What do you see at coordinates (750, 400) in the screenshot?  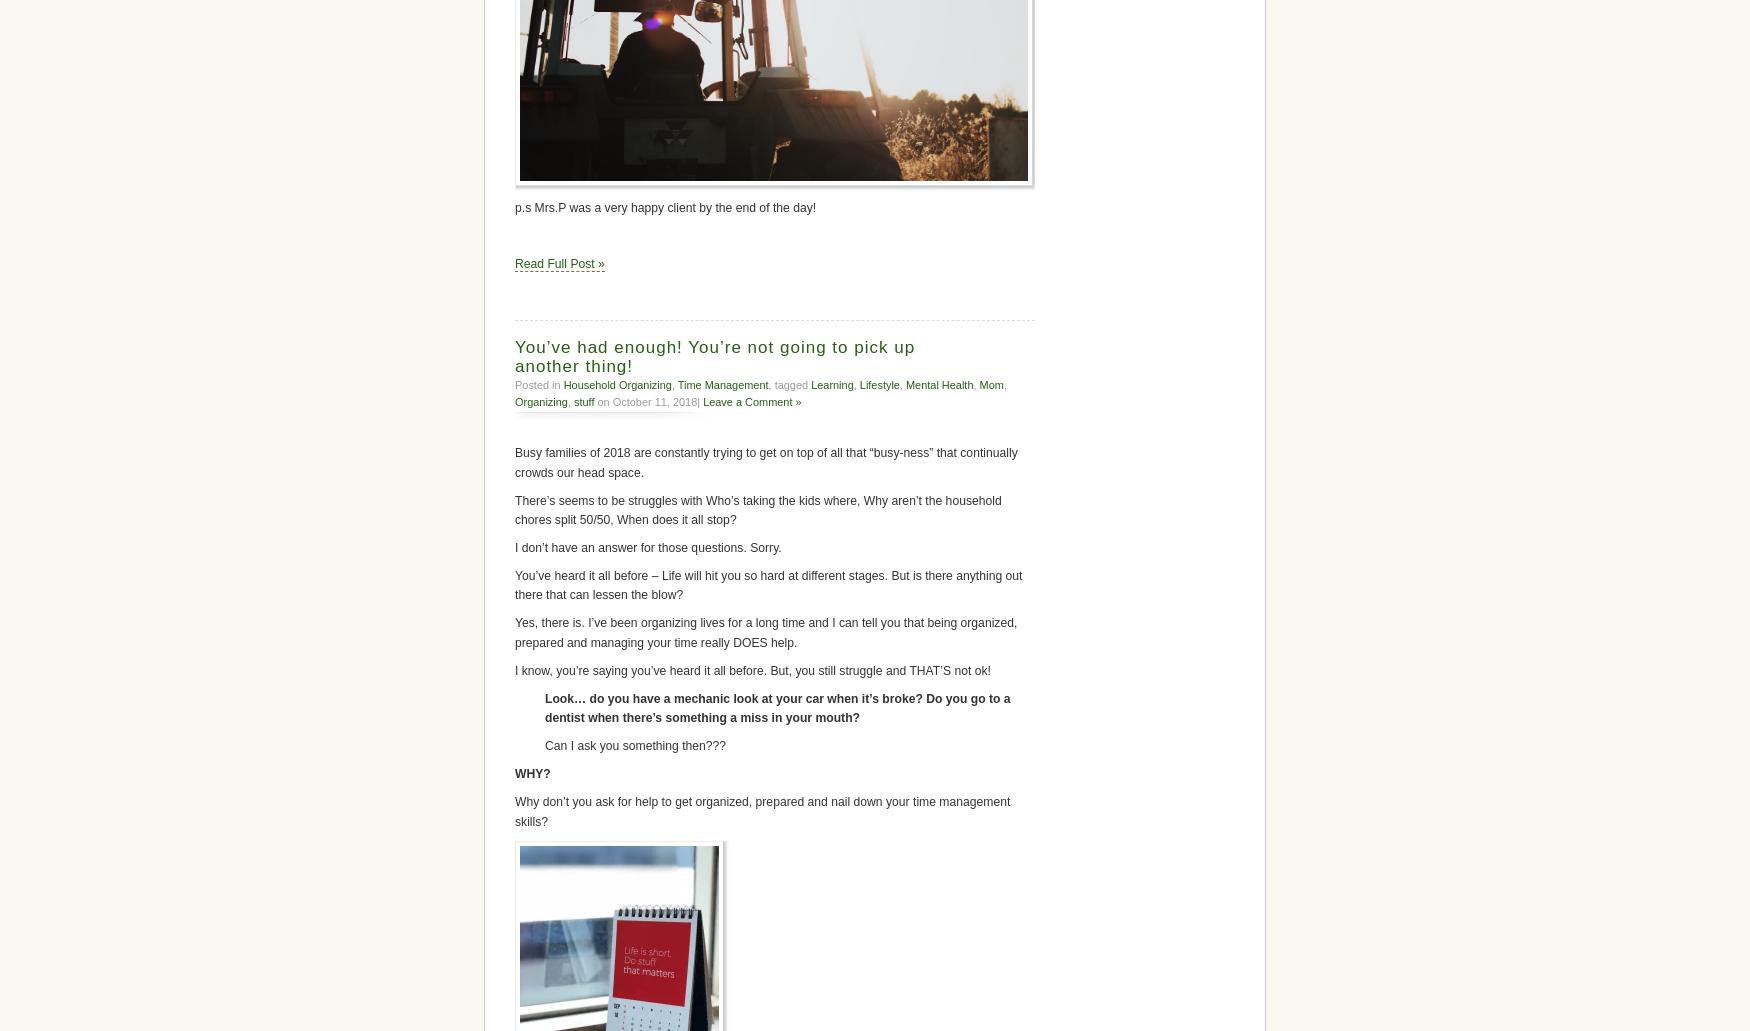 I see `'Leave a Comment »'` at bounding box center [750, 400].